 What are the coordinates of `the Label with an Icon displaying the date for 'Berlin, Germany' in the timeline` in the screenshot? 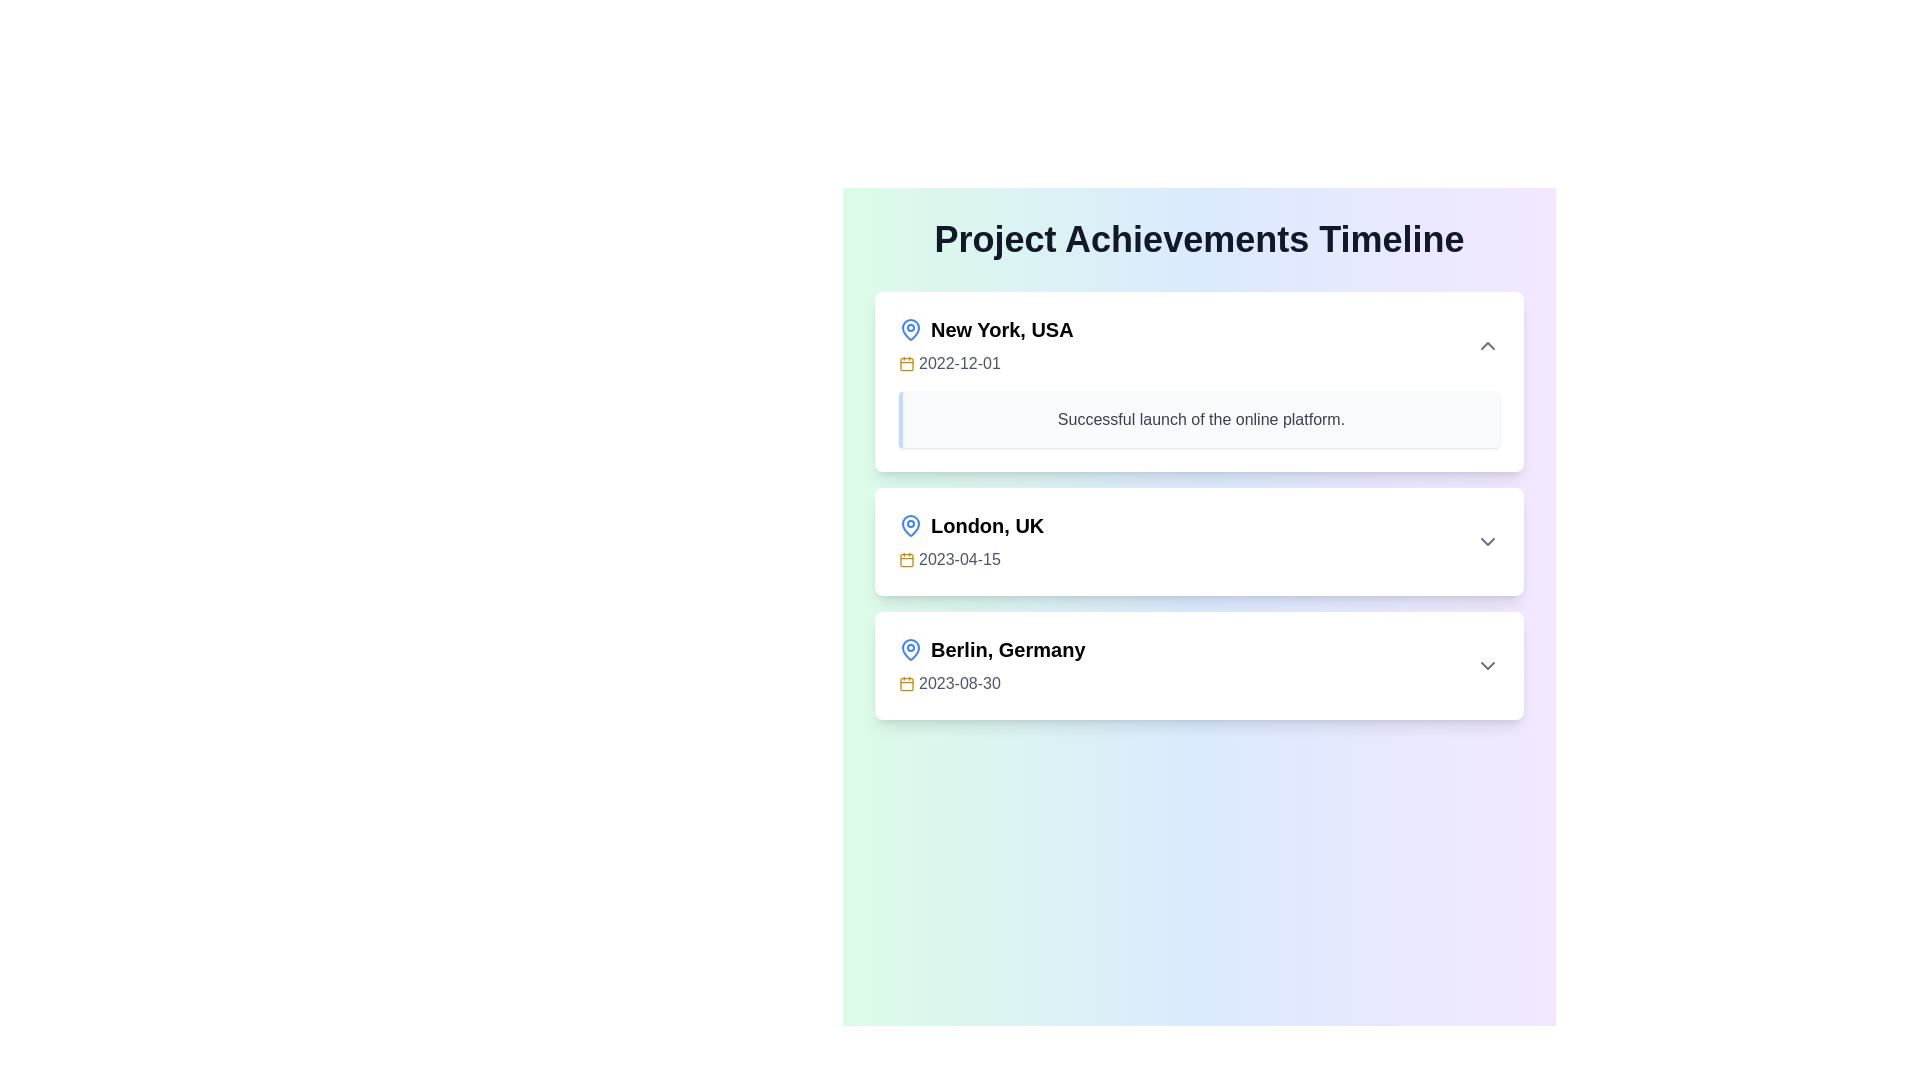 It's located at (992, 682).